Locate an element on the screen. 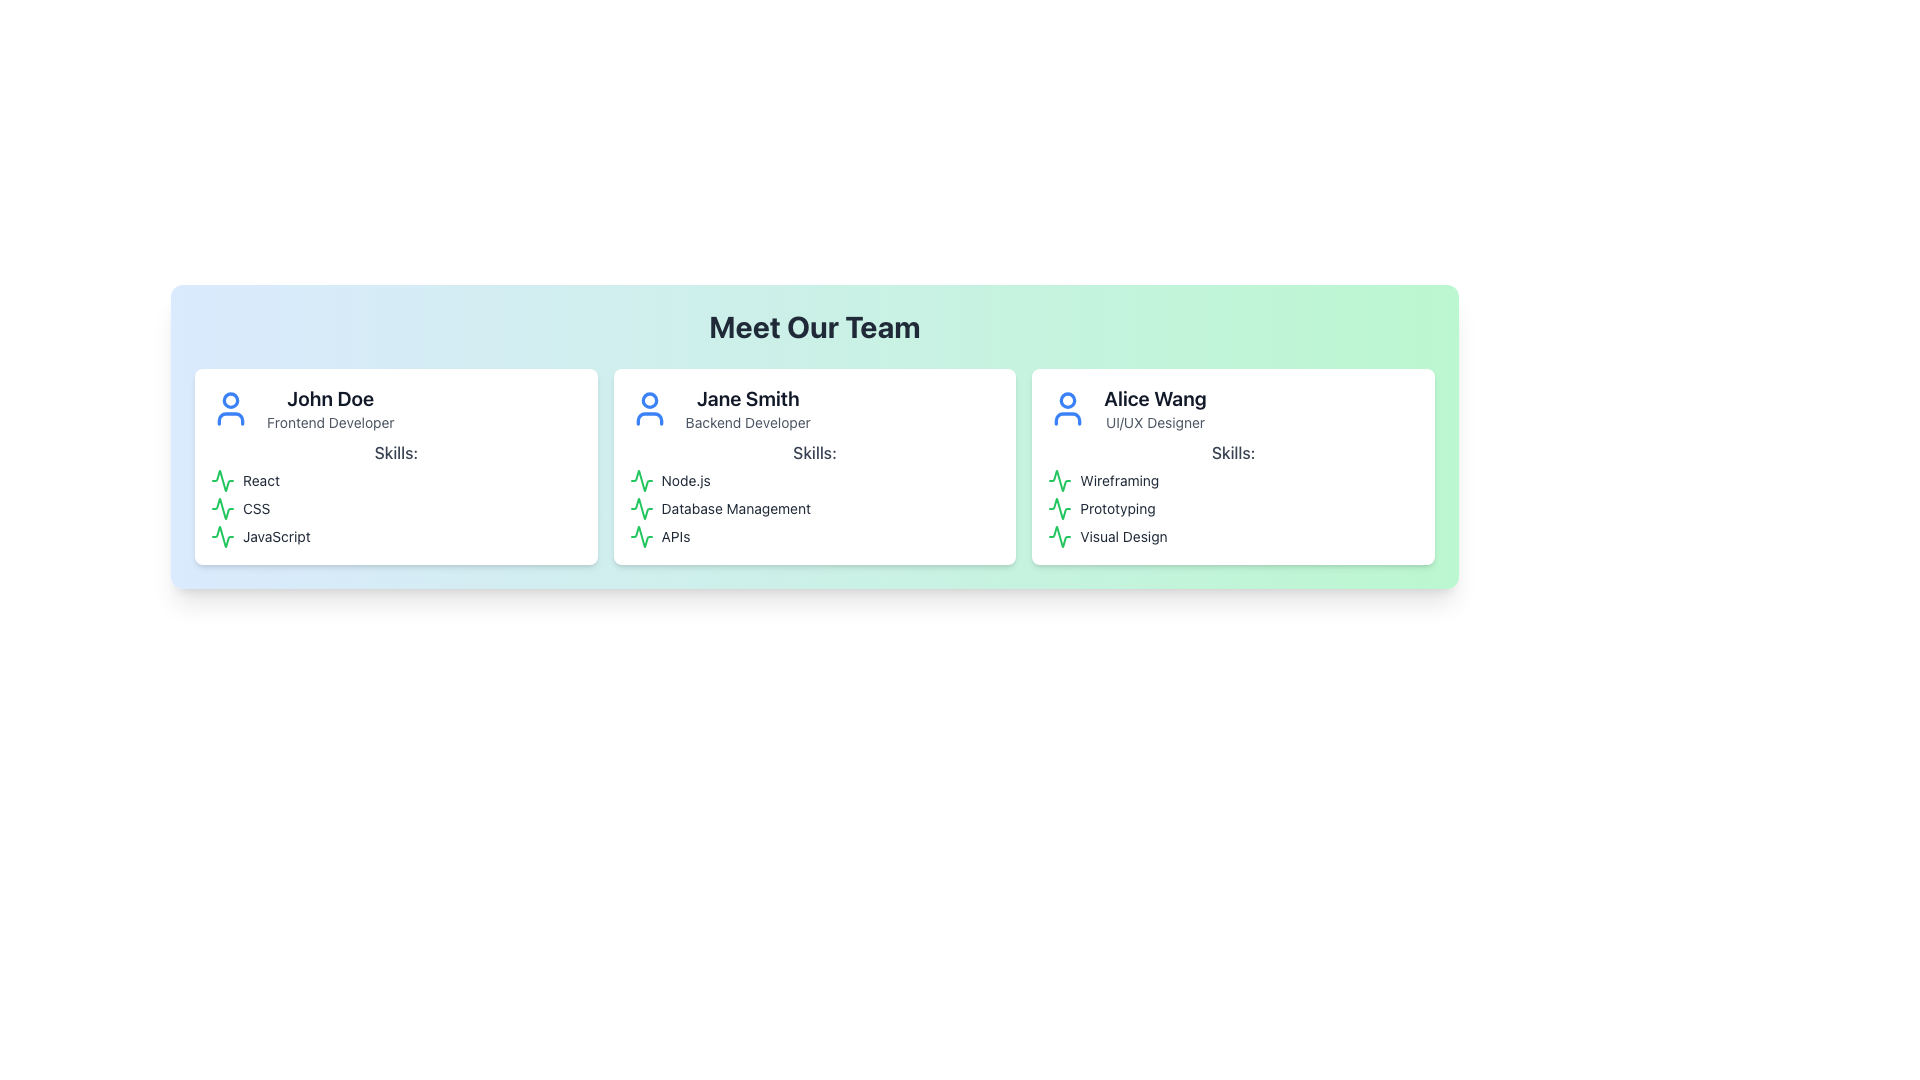  the heading text element for 'Jane Smith' located at the top of the middle card, which is directly below a person icon and above the smaller text 'Backend Developer' is located at coordinates (747, 398).